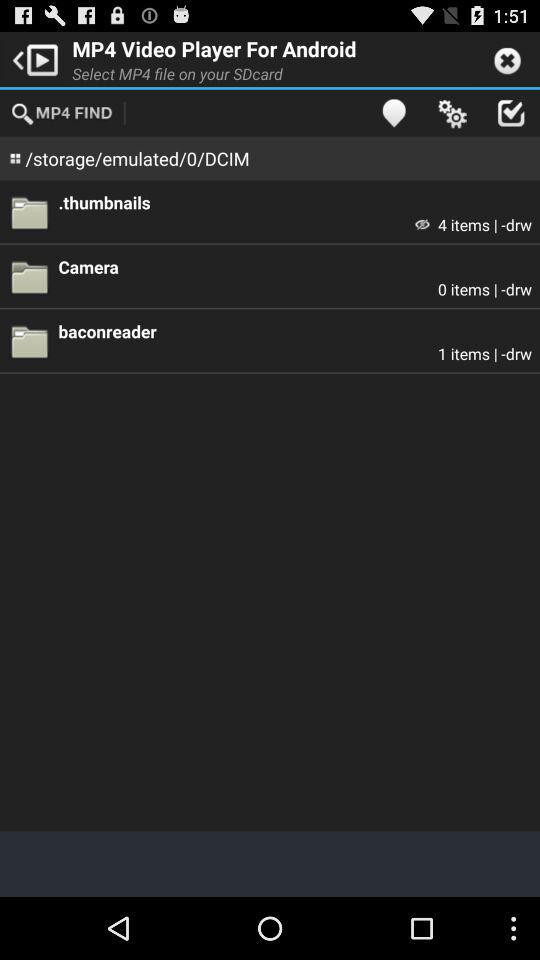 The height and width of the screenshot is (960, 540). I want to click on the app to the left of 4 items | -drw item, so click(421, 224).